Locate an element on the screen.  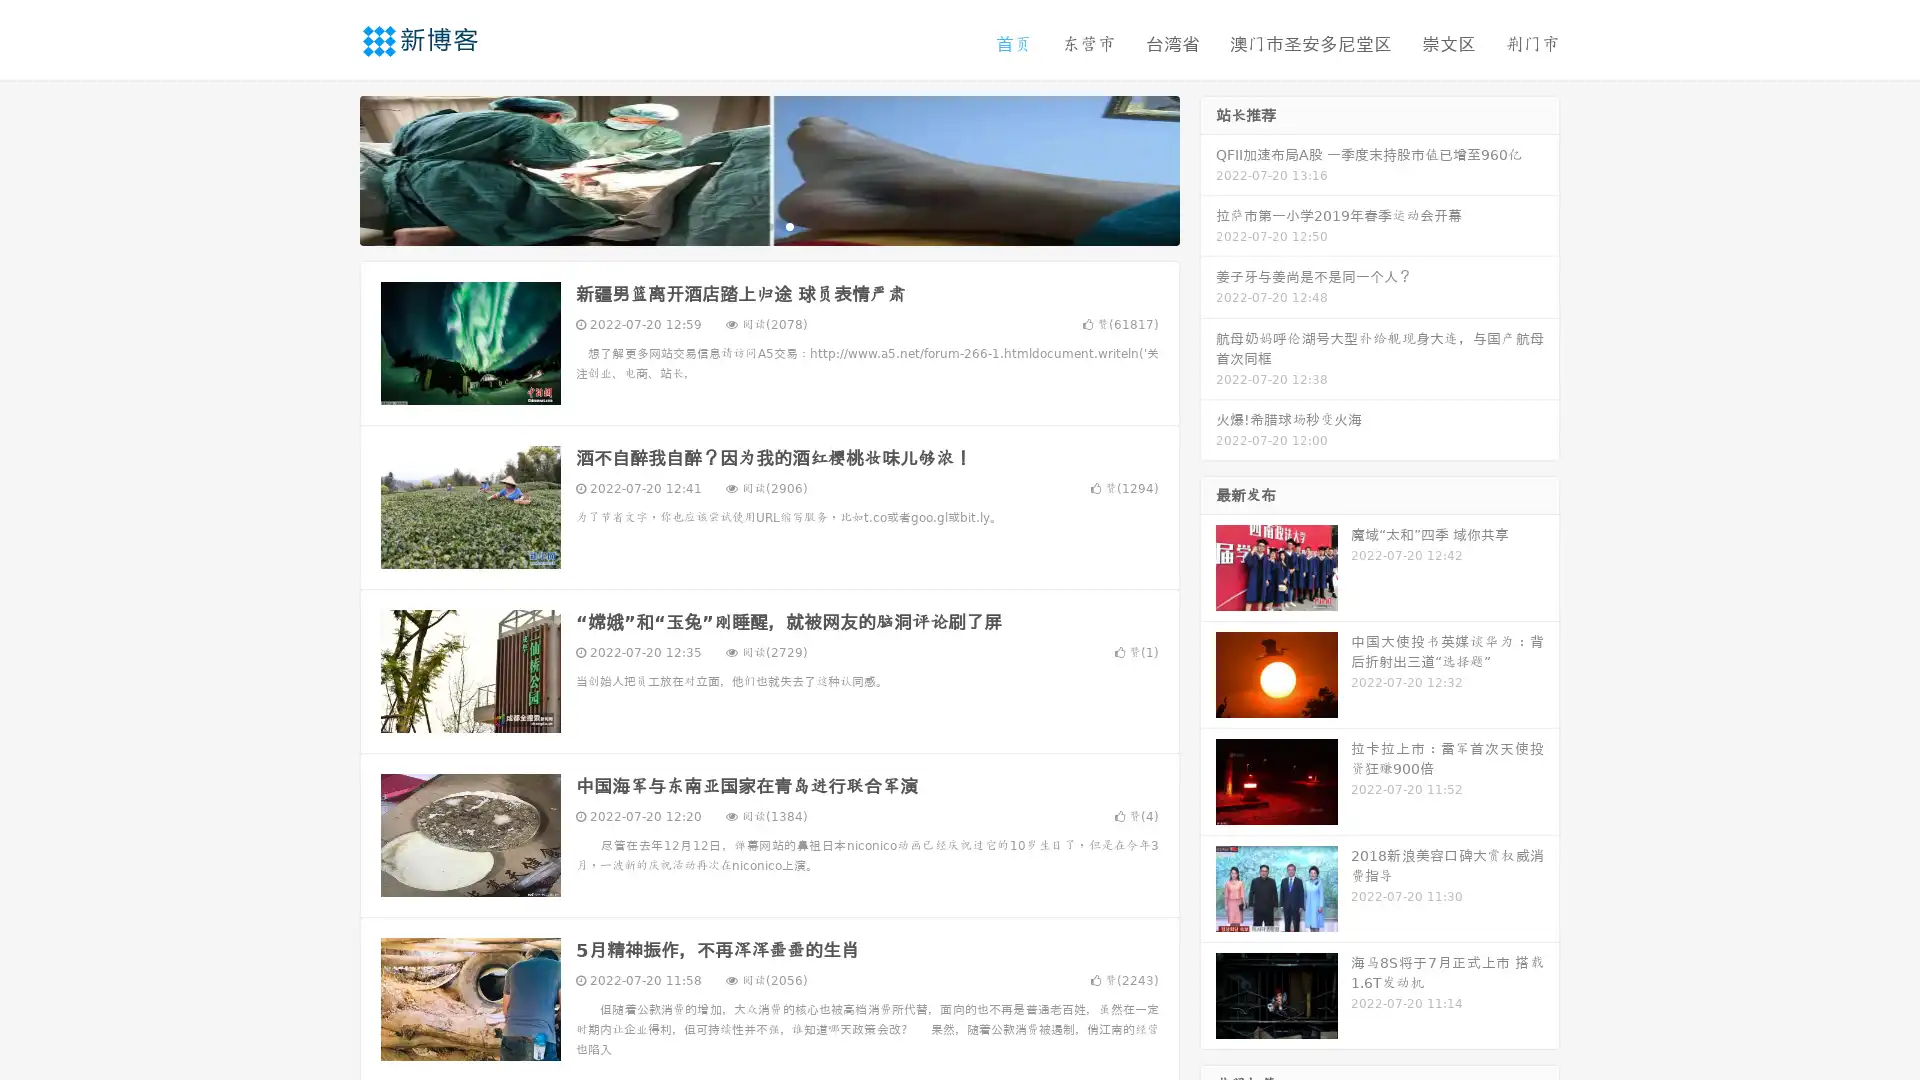
Previous slide is located at coordinates (330, 168).